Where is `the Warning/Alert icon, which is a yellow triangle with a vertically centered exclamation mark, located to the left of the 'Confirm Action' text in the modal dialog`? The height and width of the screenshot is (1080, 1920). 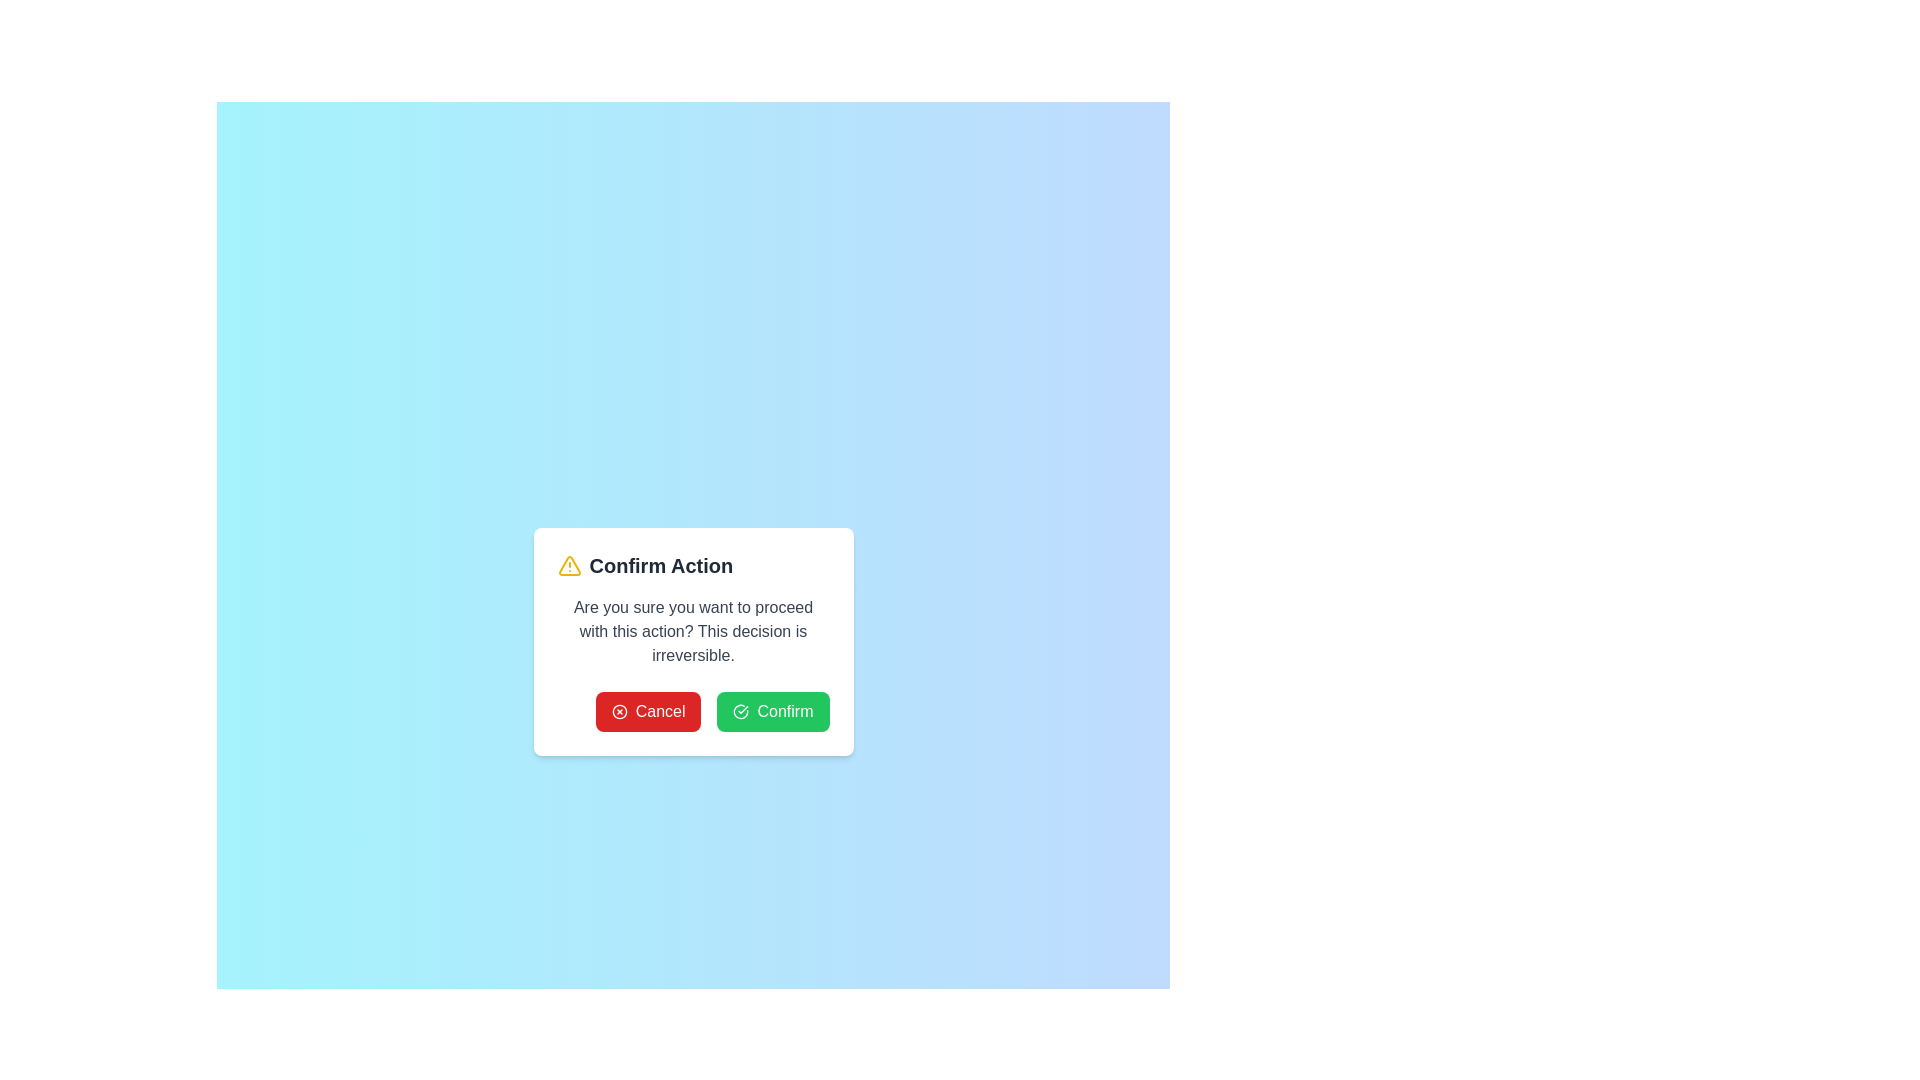
the Warning/Alert icon, which is a yellow triangle with a vertically centered exclamation mark, located to the left of the 'Confirm Action' text in the modal dialog is located at coordinates (568, 566).